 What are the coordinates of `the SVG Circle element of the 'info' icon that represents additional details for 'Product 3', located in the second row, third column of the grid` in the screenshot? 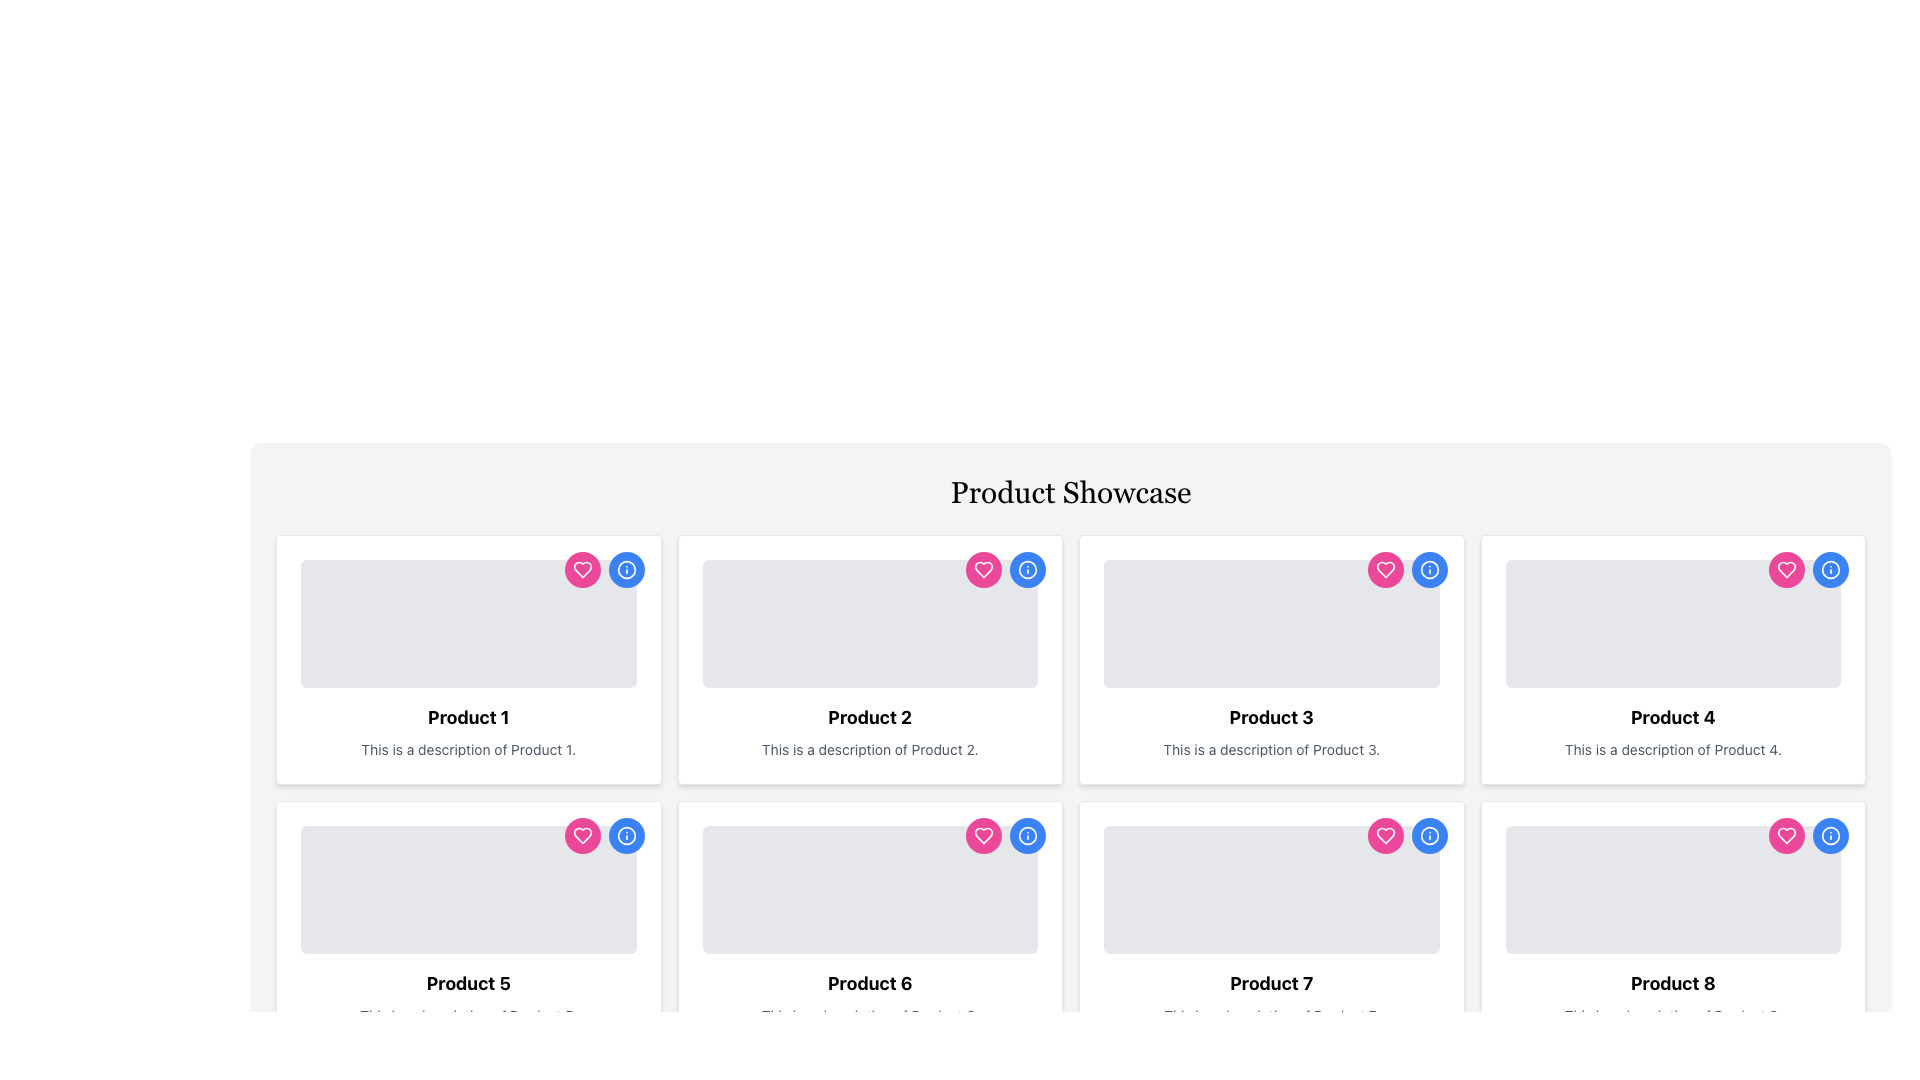 It's located at (1428, 570).